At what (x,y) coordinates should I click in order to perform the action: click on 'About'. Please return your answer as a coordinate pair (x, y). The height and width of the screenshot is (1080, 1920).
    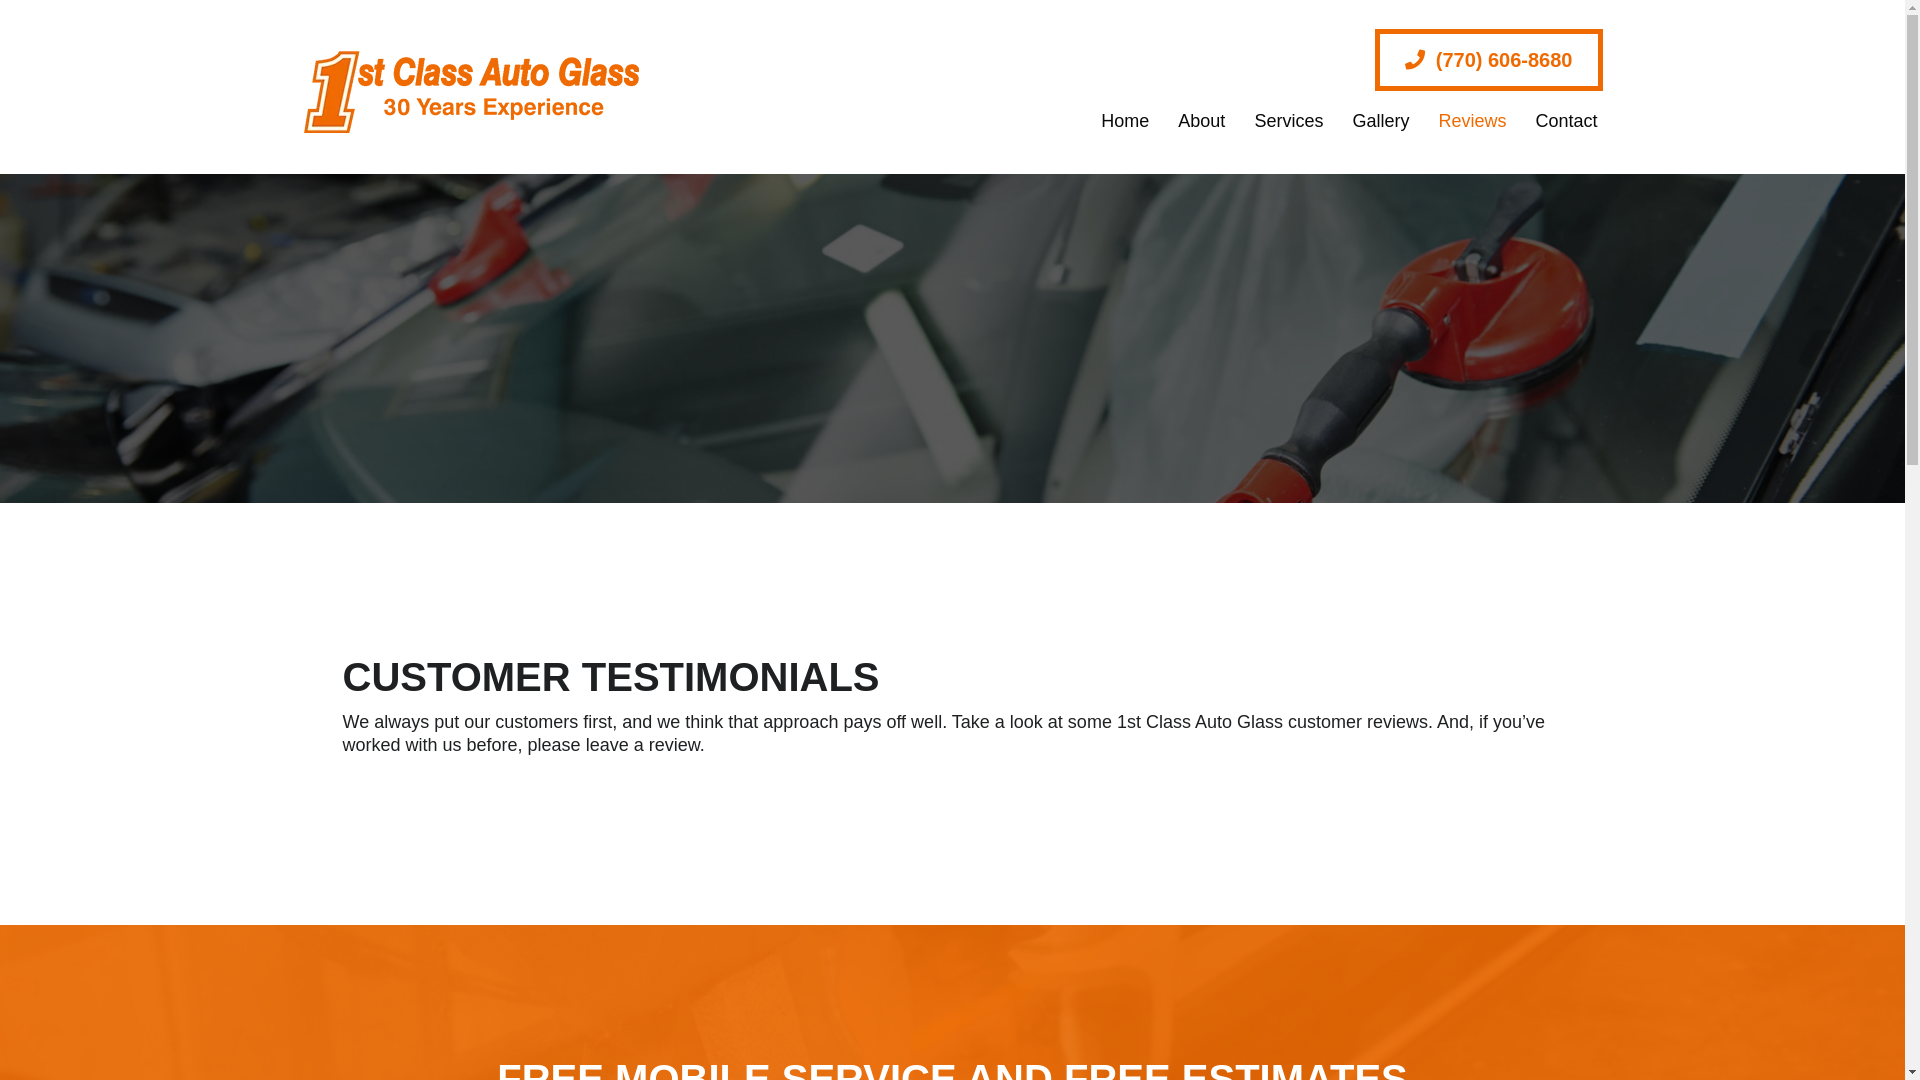
    Looking at the image, I should click on (1191, 120).